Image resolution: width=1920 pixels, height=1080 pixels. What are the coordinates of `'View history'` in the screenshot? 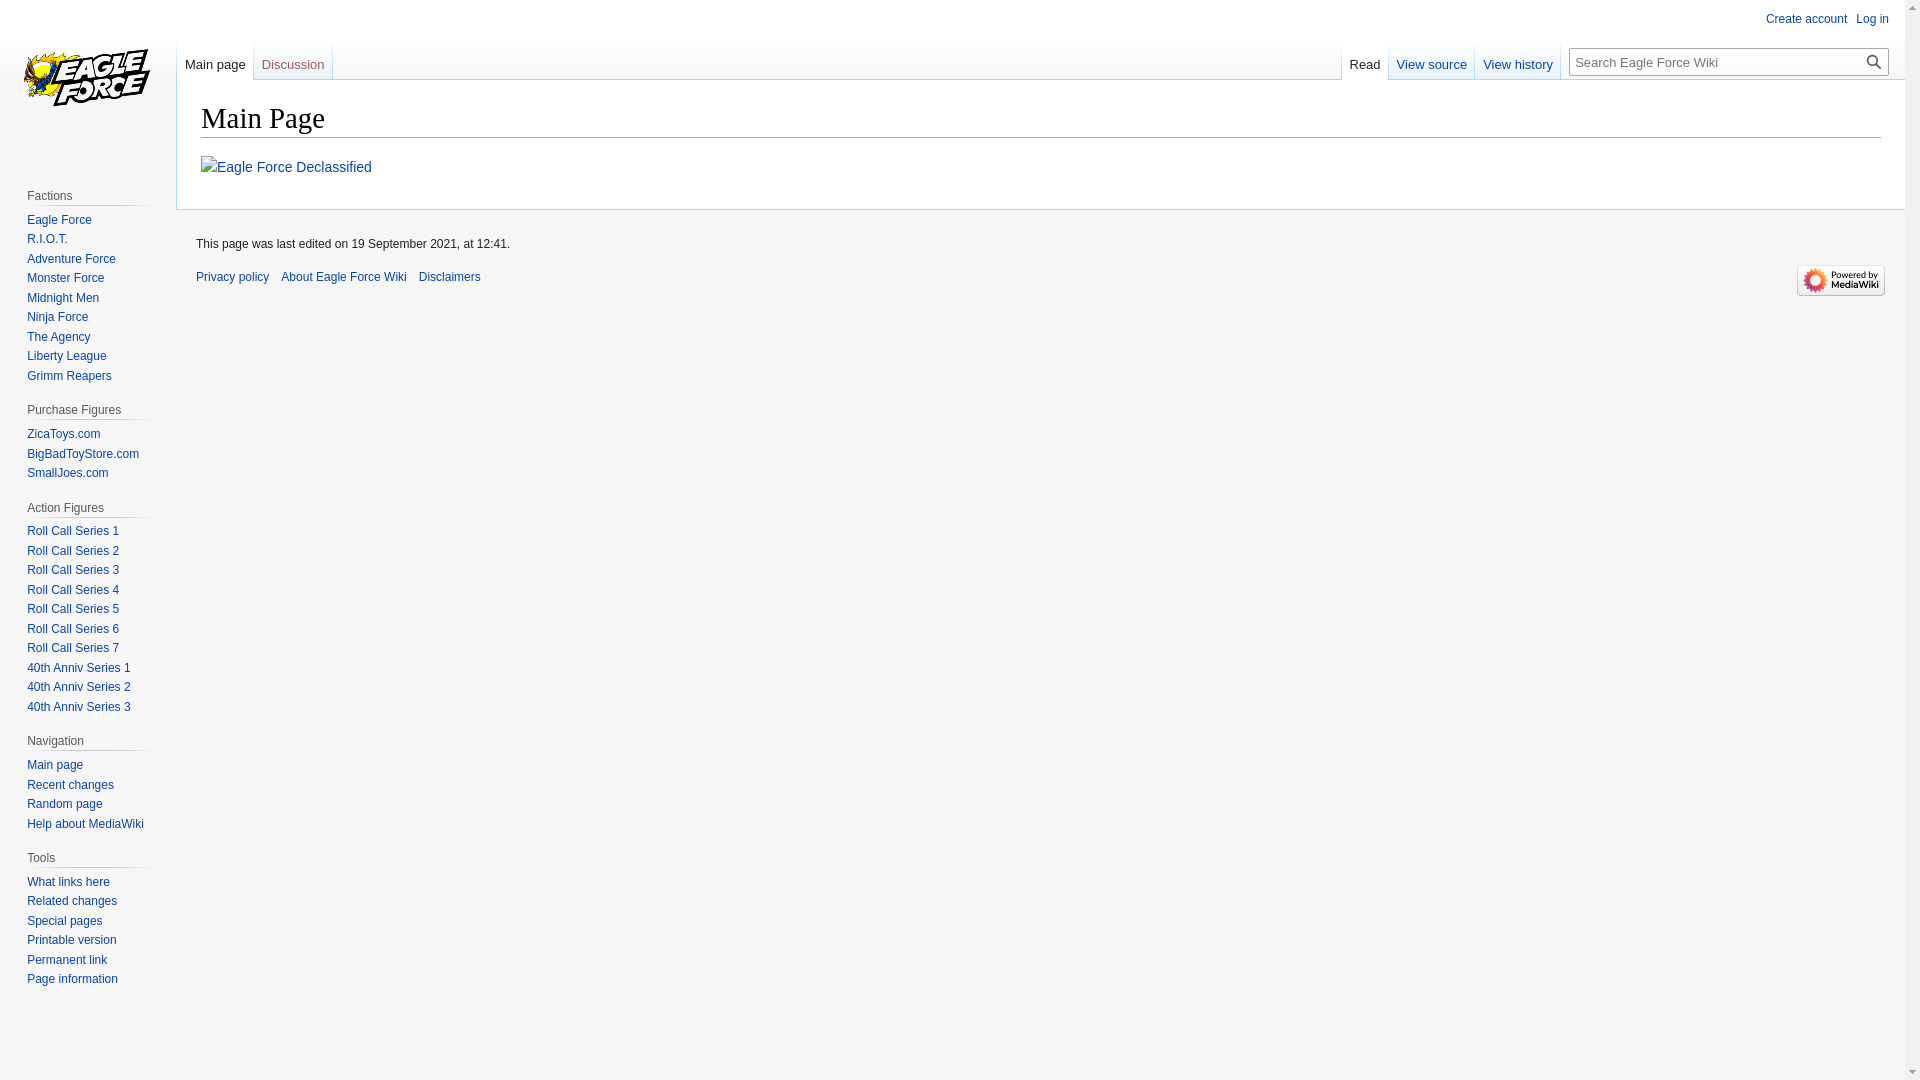 It's located at (1517, 59).